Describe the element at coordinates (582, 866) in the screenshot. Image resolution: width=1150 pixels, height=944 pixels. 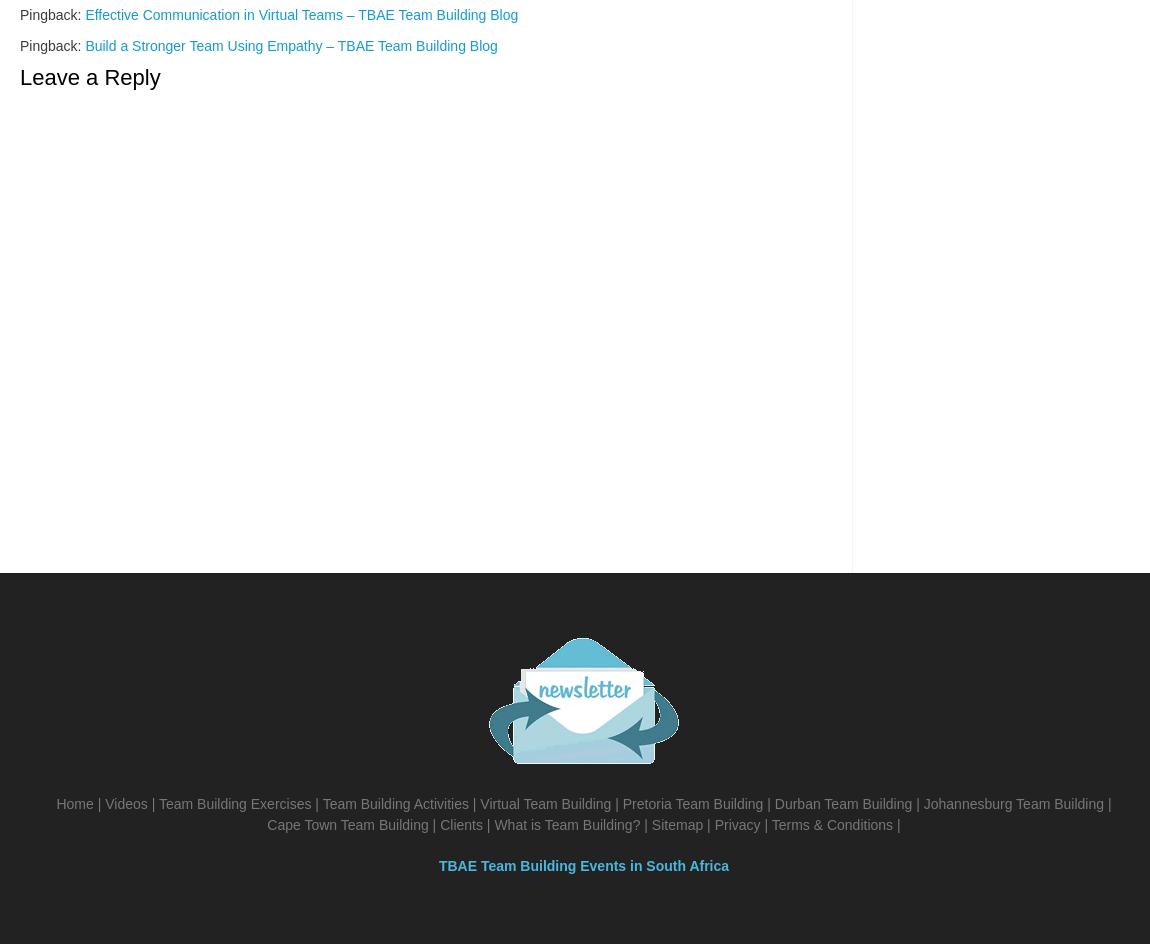
I see `'TBAE Team Building Events in South Africa'` at that location.